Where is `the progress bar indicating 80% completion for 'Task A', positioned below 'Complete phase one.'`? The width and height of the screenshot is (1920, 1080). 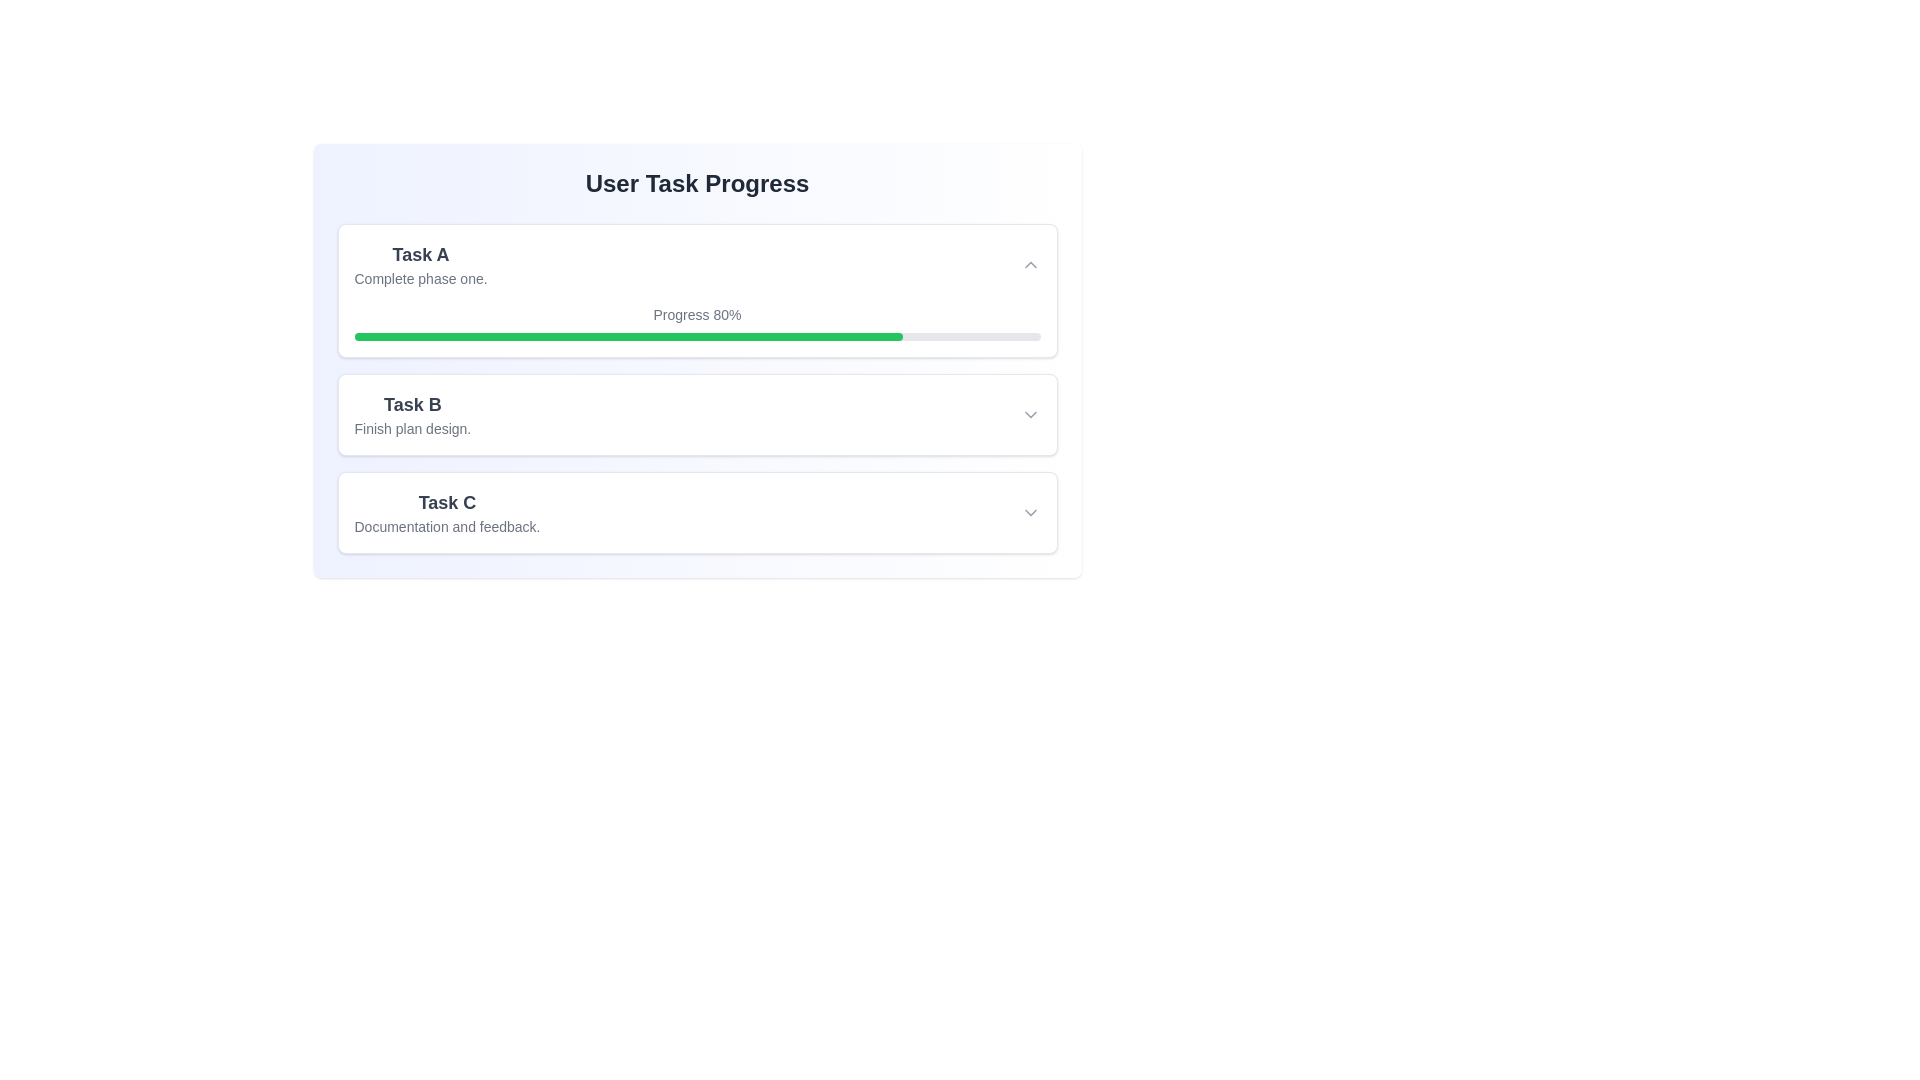
the progress bar indicating 80% completion for 'Task A', positioned below 'Complete phase one.' is located at coordinates (697, 322).